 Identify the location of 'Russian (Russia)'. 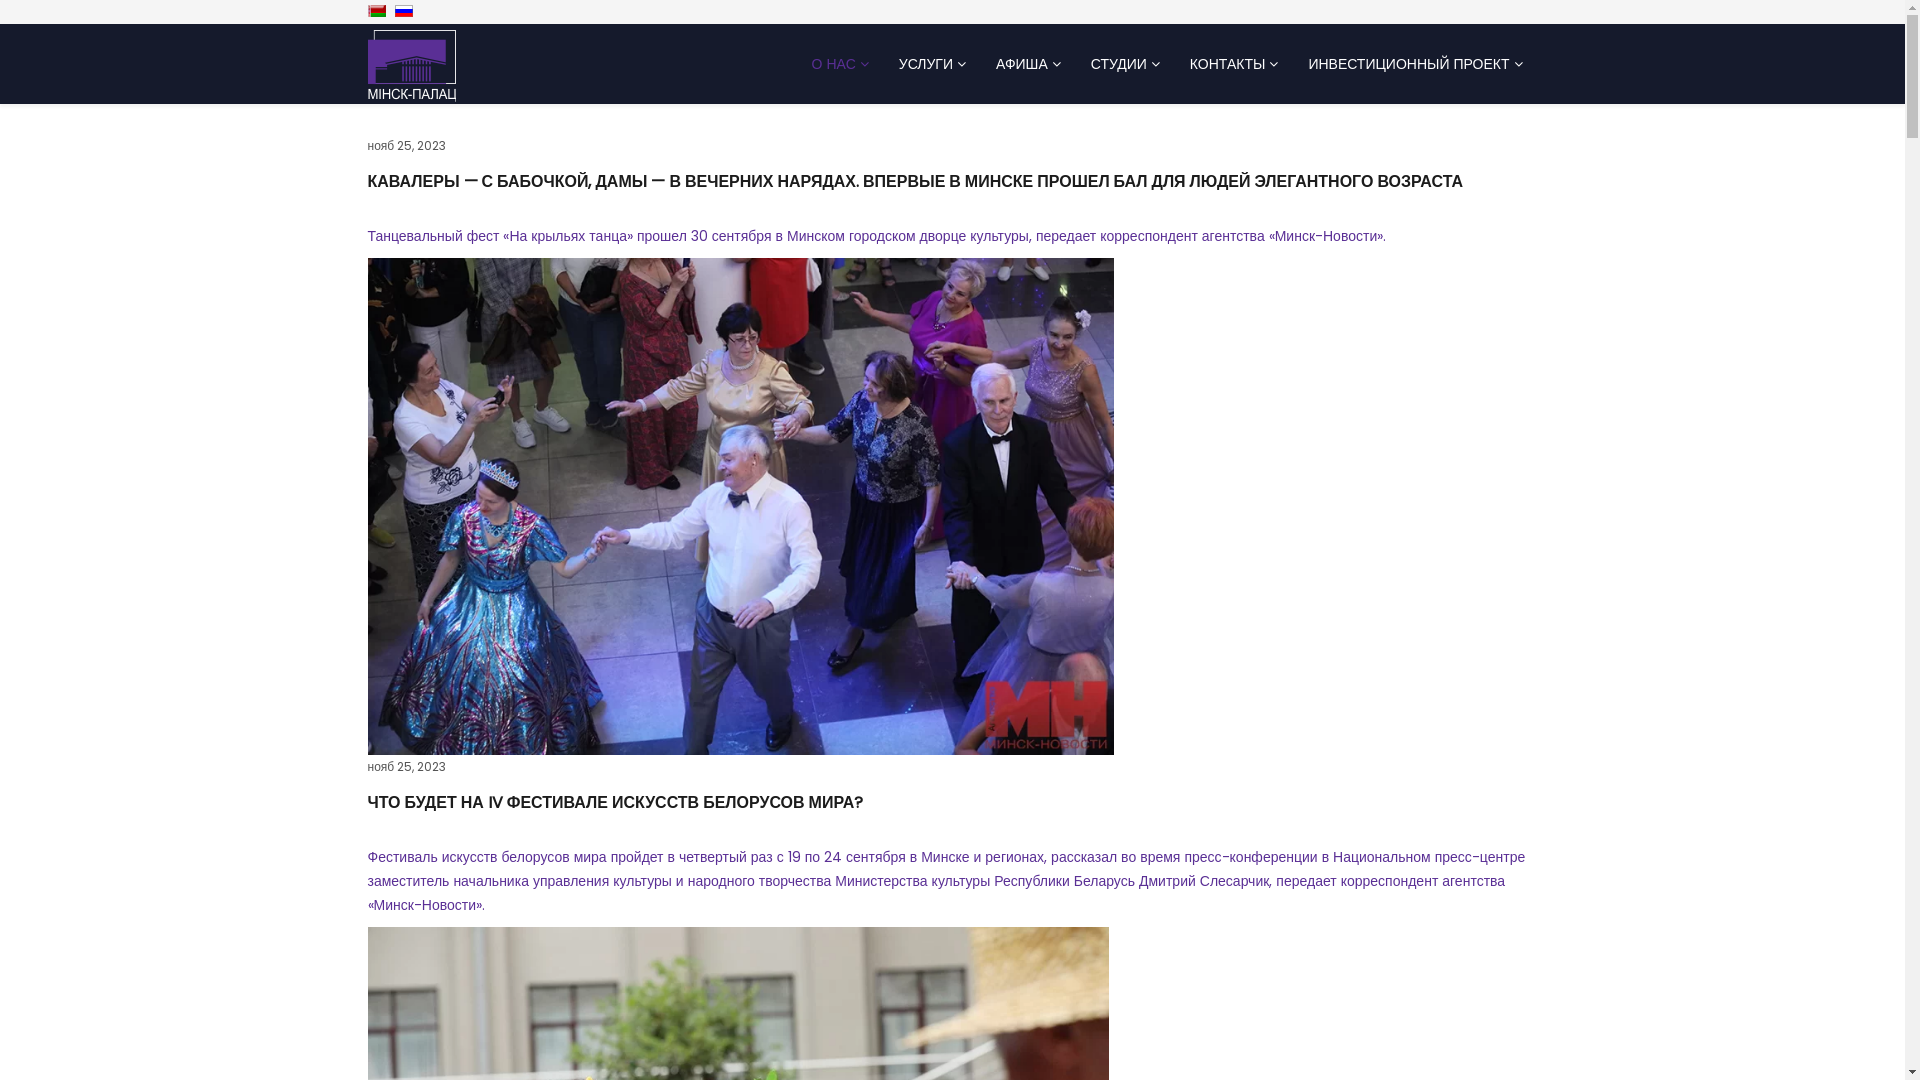
(402, 11).